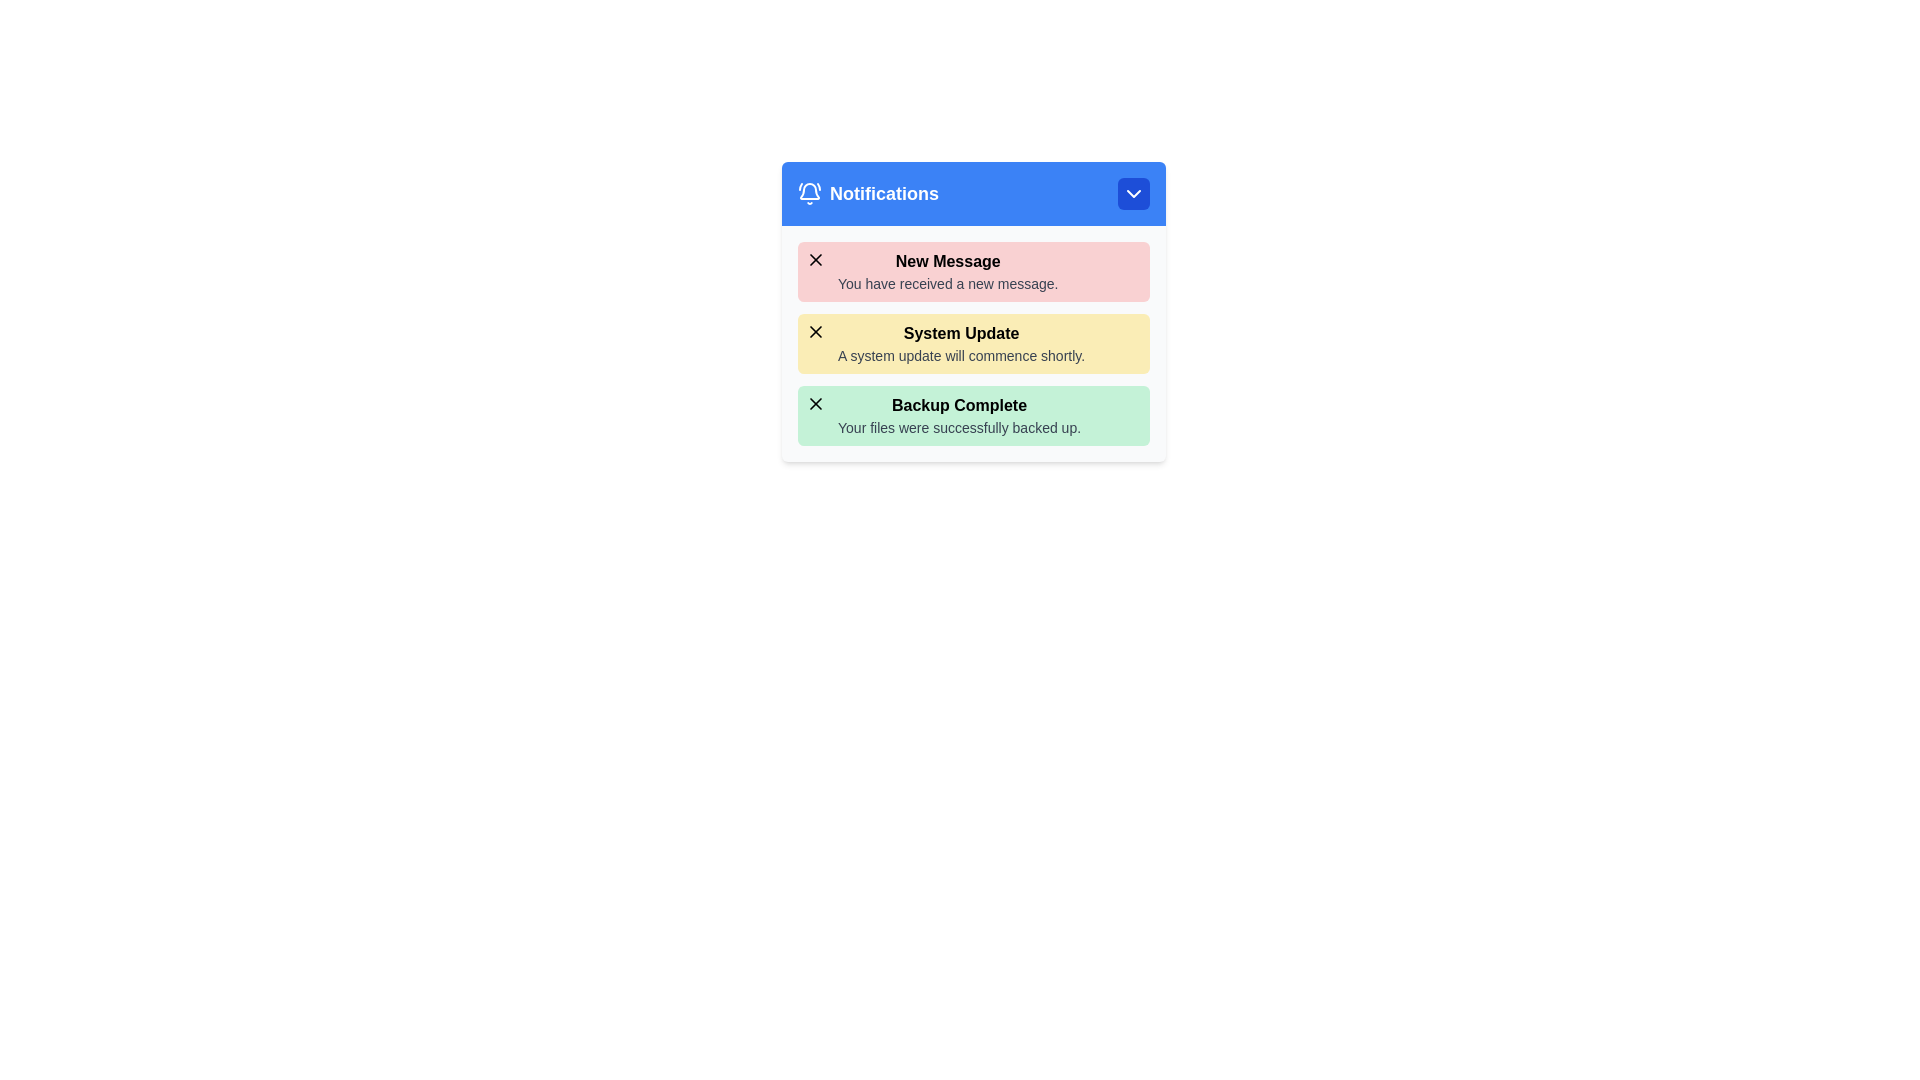 The width and height of the screenshot is (1920, 1080). What do you see at coordinates (816, 404) in the screenshot?
I see `the black diagonal cross (X) SVG icon located in the third notification row` at bounding box center [816, 404].